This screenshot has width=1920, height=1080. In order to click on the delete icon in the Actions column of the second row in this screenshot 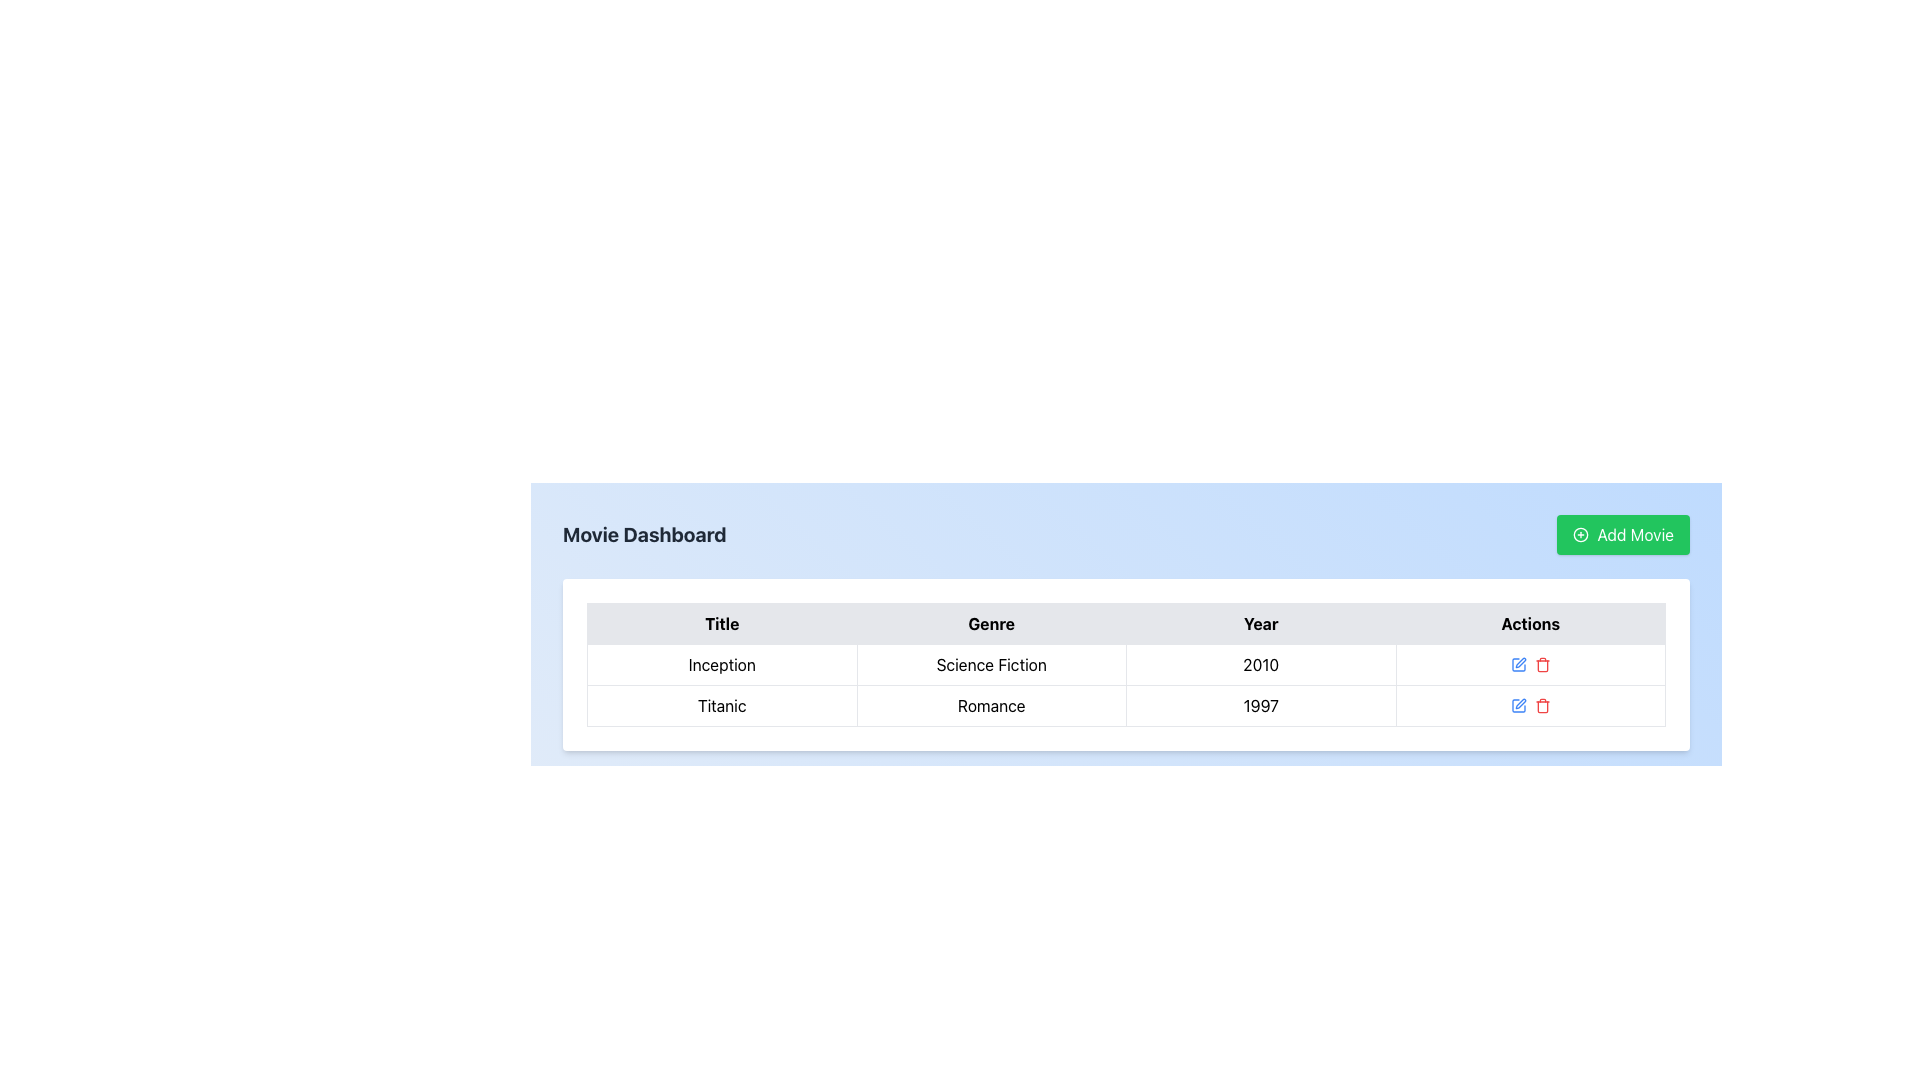, I will do `click(1541, 704)`.